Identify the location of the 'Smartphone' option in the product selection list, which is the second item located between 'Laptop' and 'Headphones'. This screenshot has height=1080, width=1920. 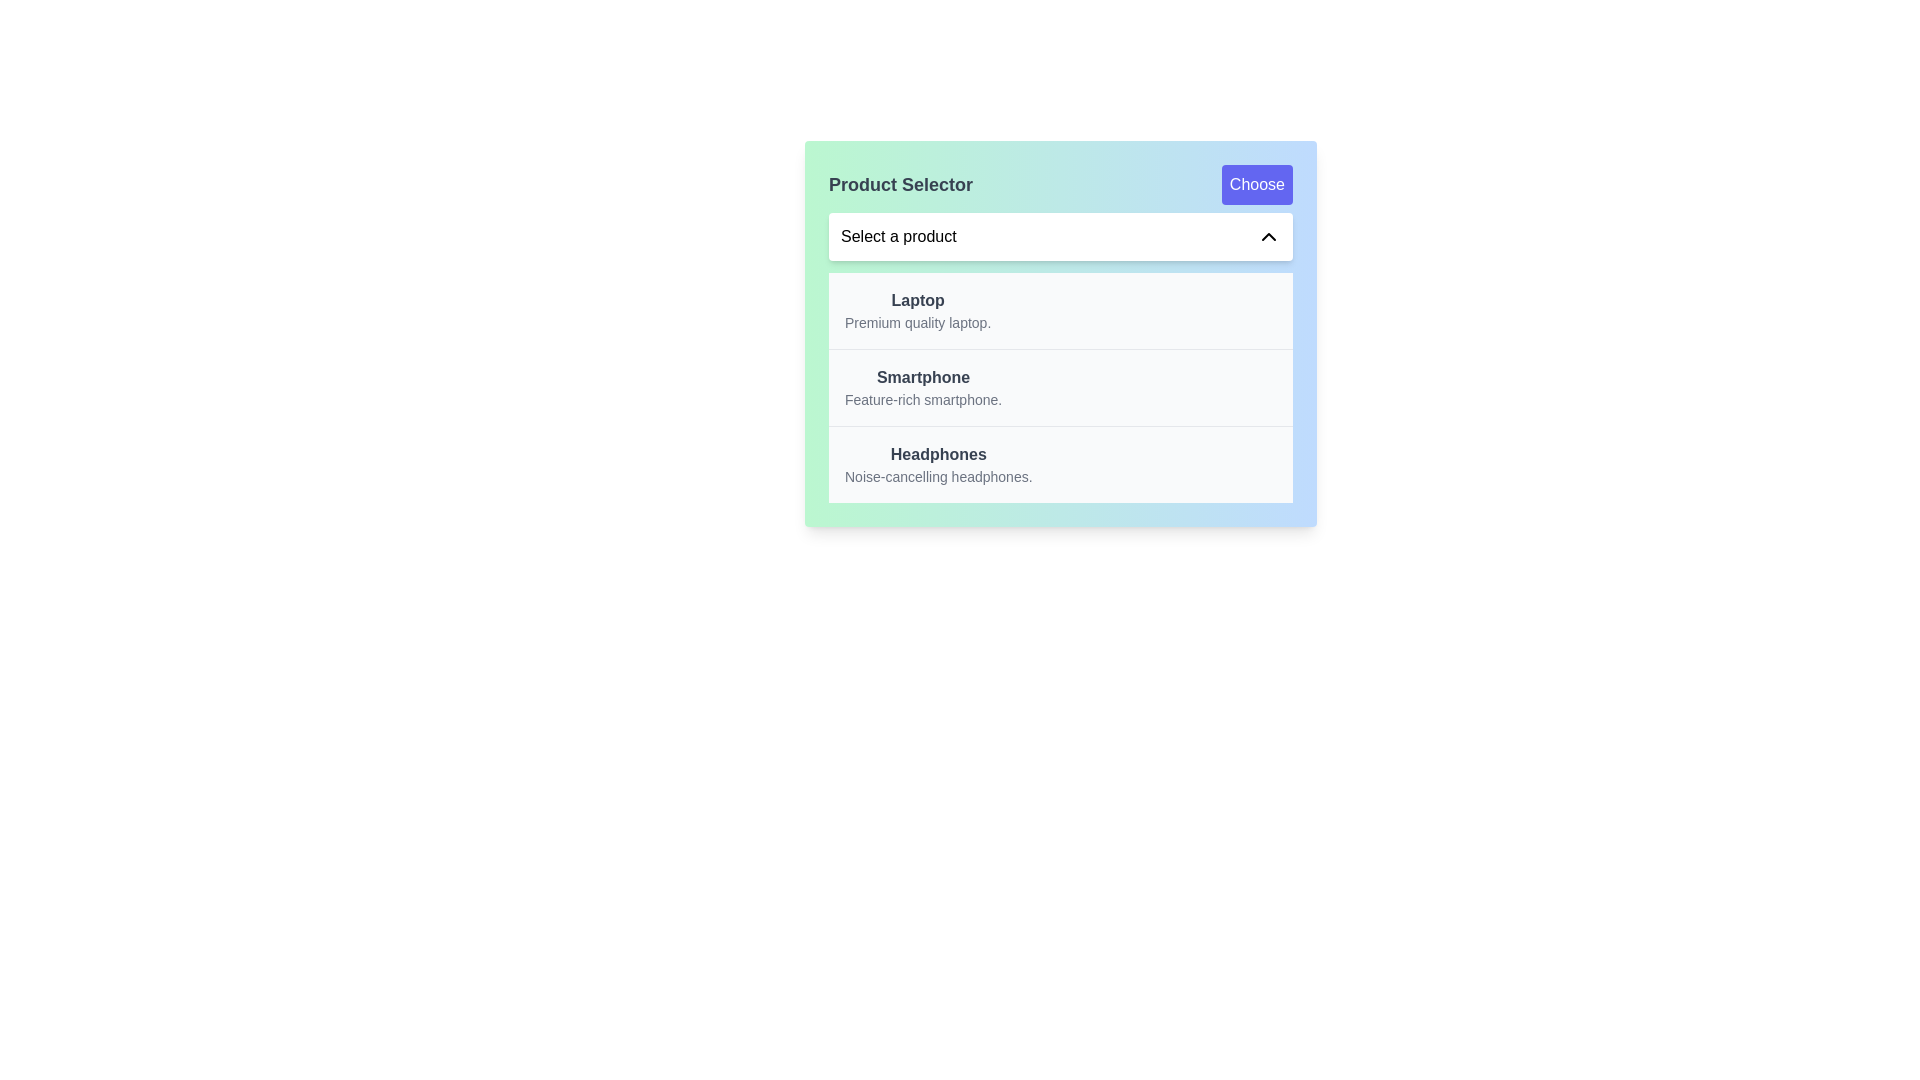
(1059, 387).